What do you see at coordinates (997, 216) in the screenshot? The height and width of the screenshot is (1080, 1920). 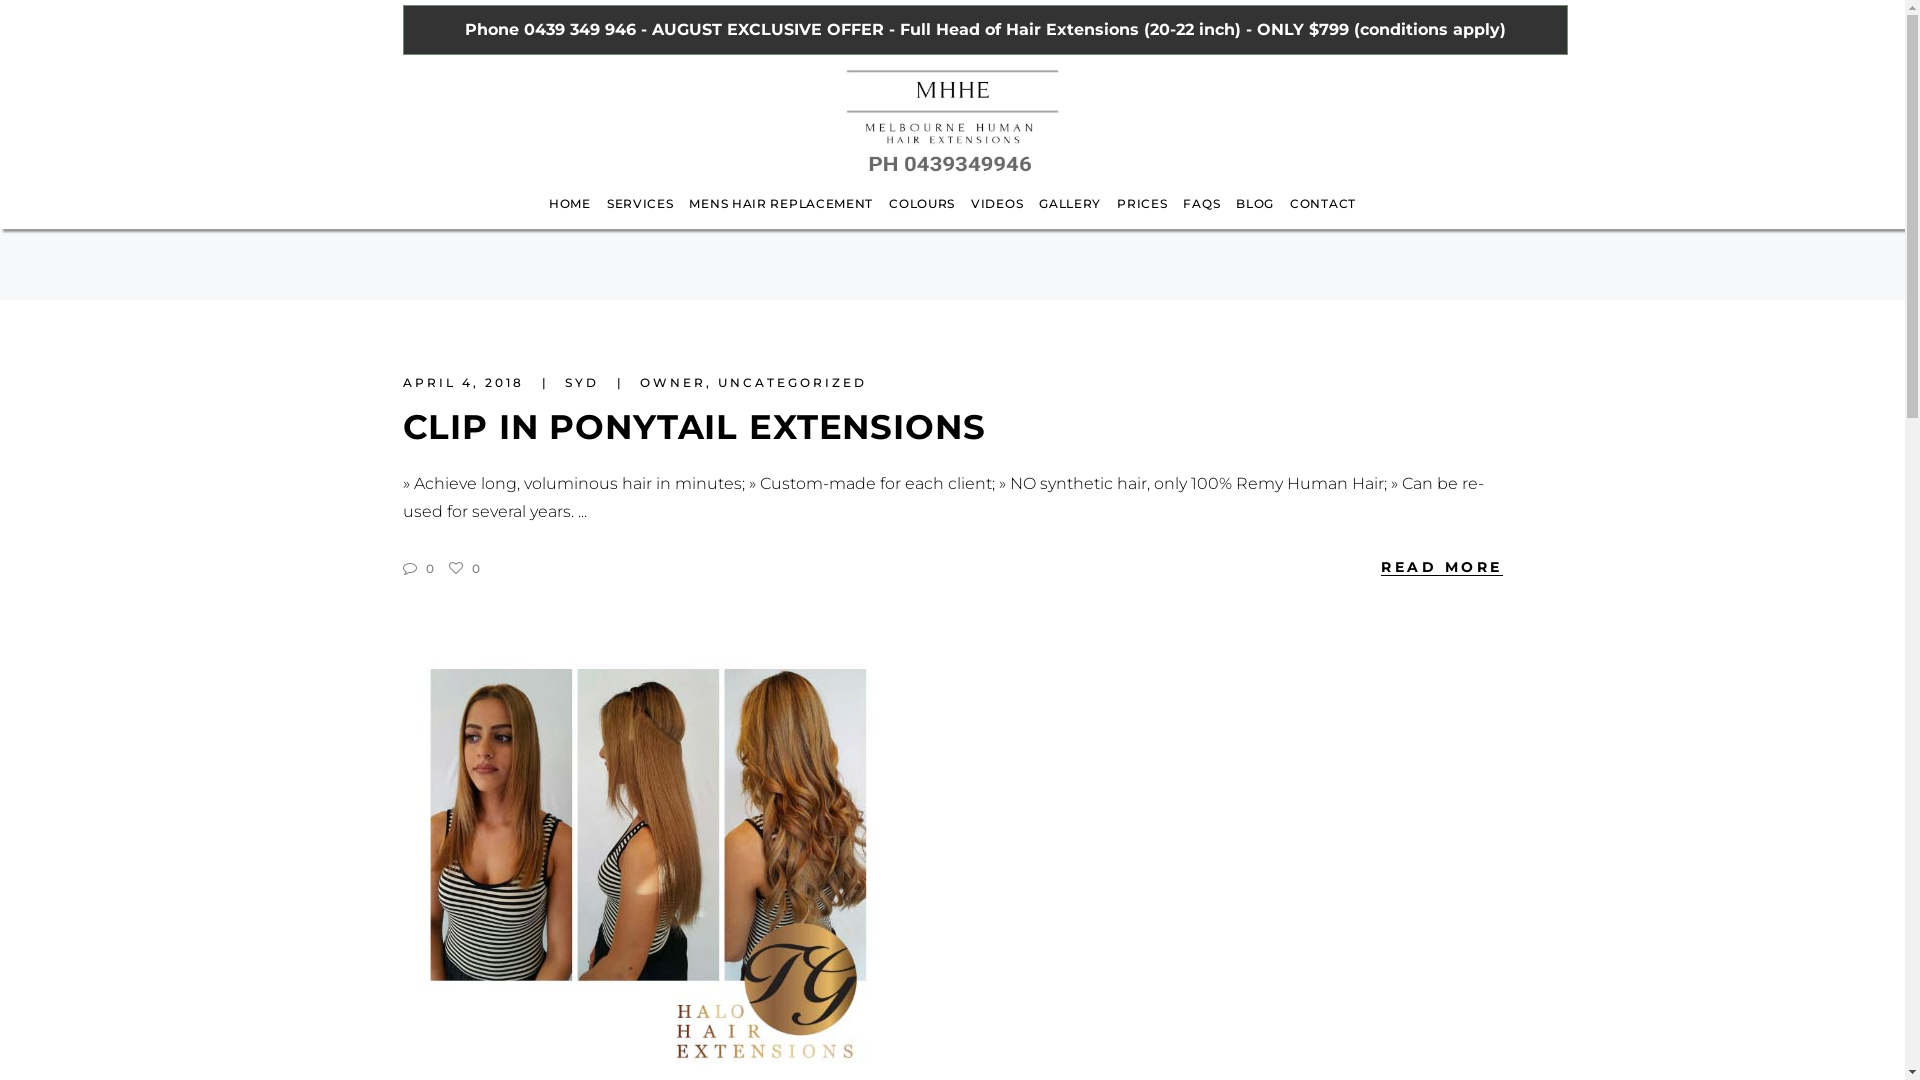 I see `'VIDEOS'` at bounding box center [997, 216].